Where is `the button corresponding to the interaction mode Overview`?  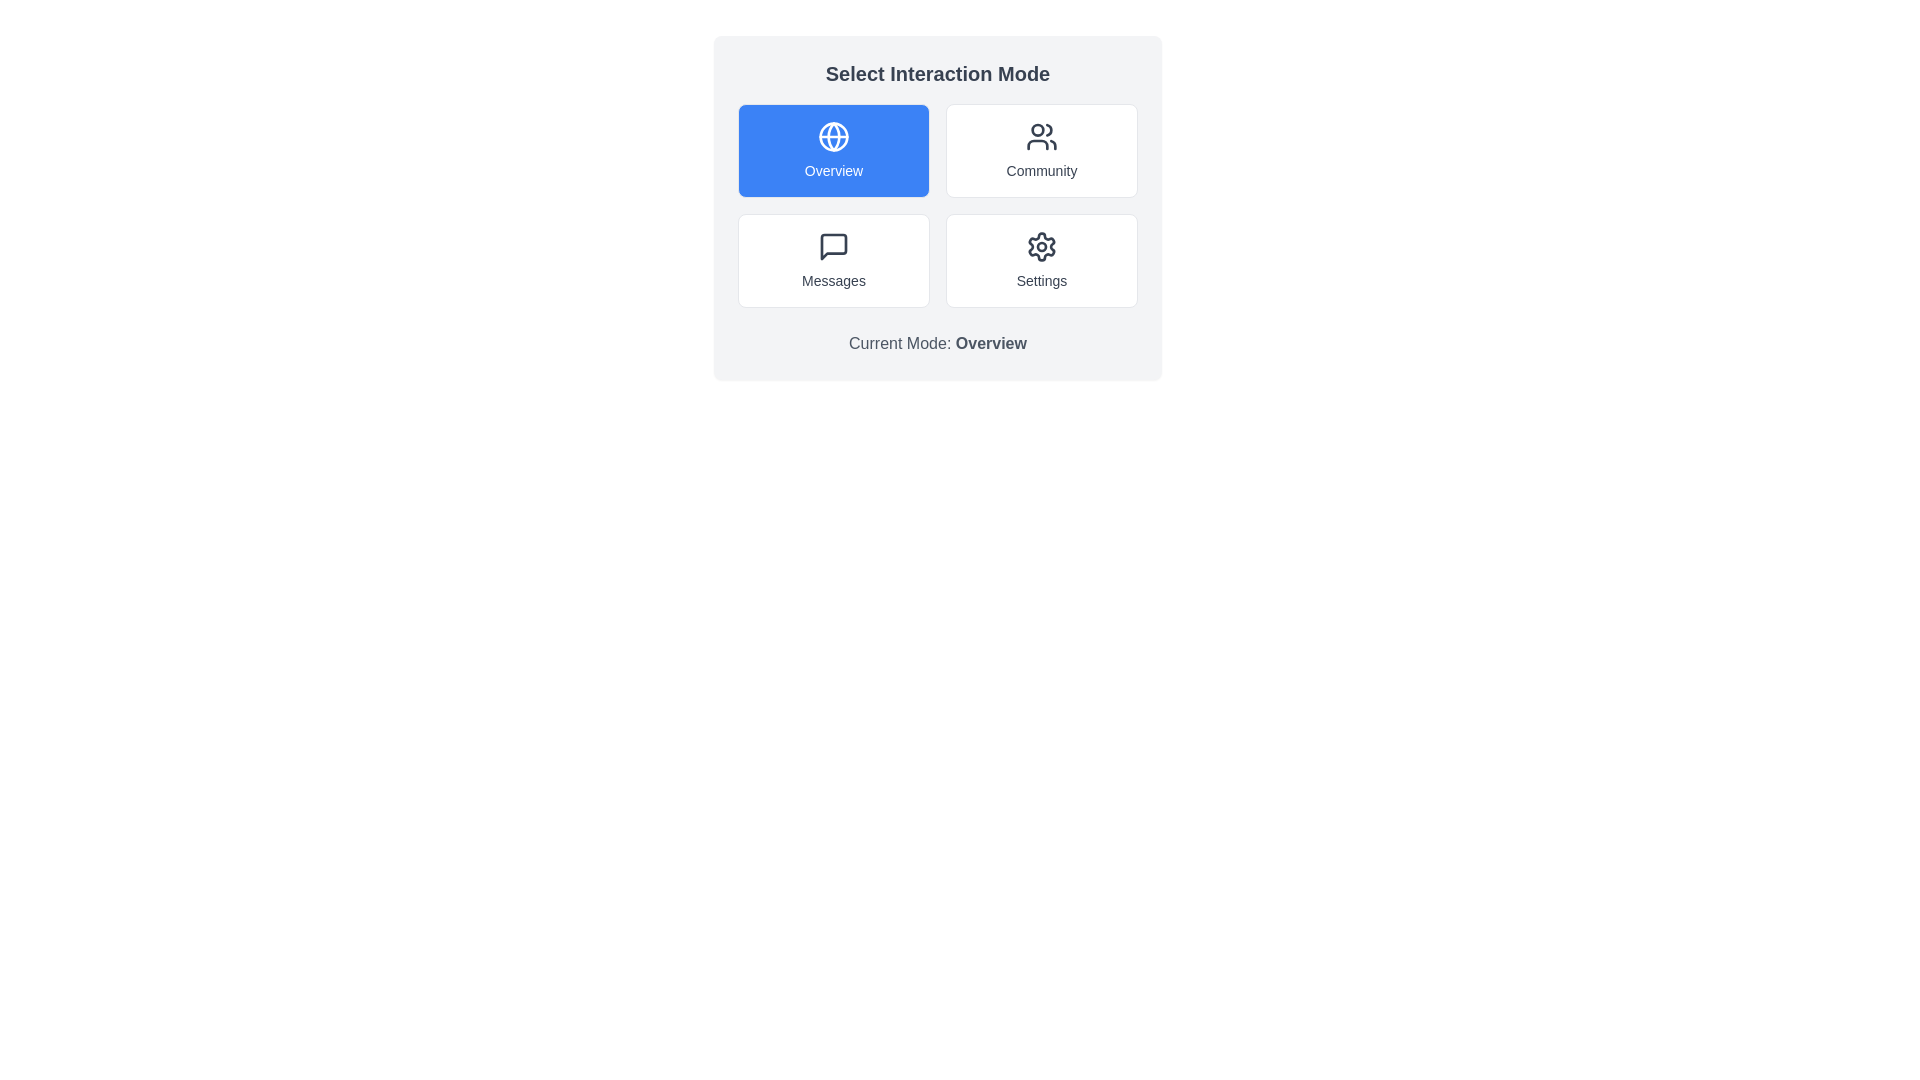 the button corresponding to the interaction mode Overview is located at coordinates (834, 149).